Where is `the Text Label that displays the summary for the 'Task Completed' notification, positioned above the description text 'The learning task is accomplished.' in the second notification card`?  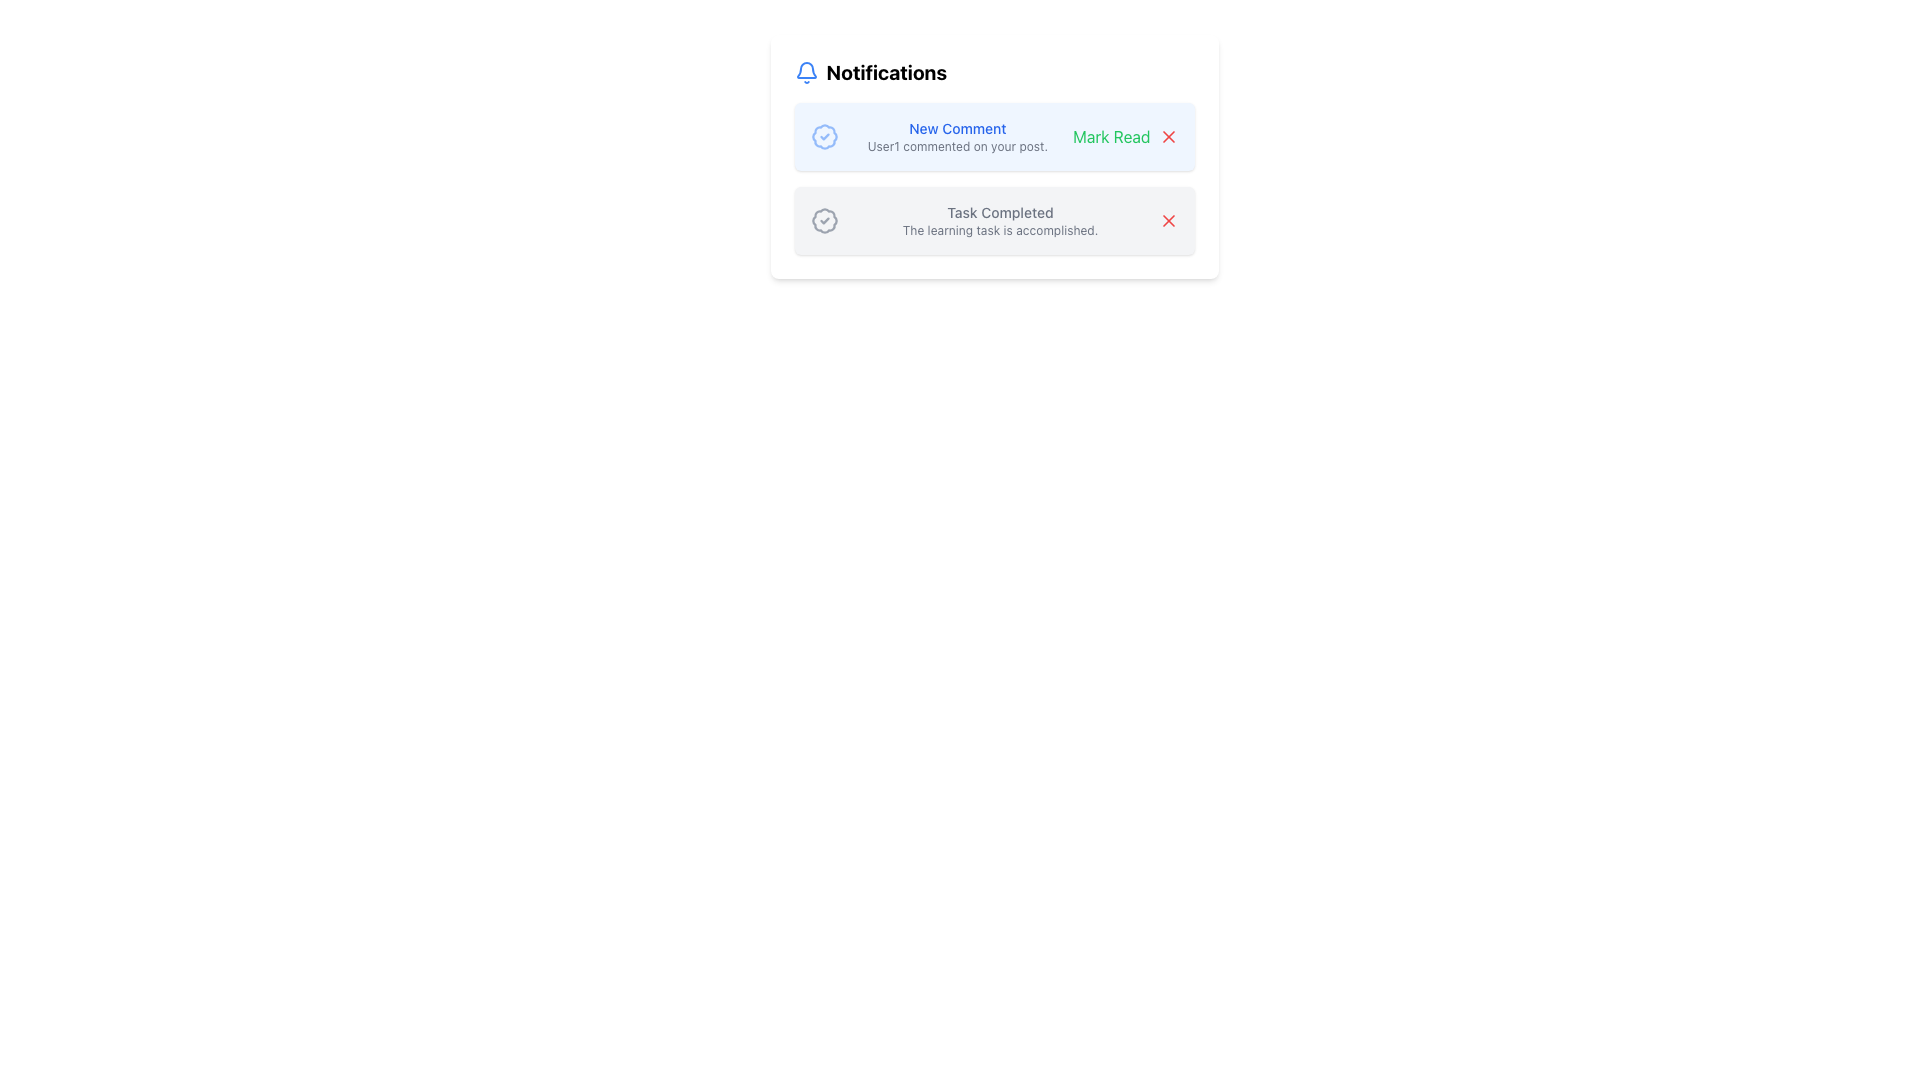
the Text Label that displays the summary for the 'Task Completed' notification, positioned above the description text 'The learning task is accomplished.' in the second notification card is located at coordinates (1000, 212).